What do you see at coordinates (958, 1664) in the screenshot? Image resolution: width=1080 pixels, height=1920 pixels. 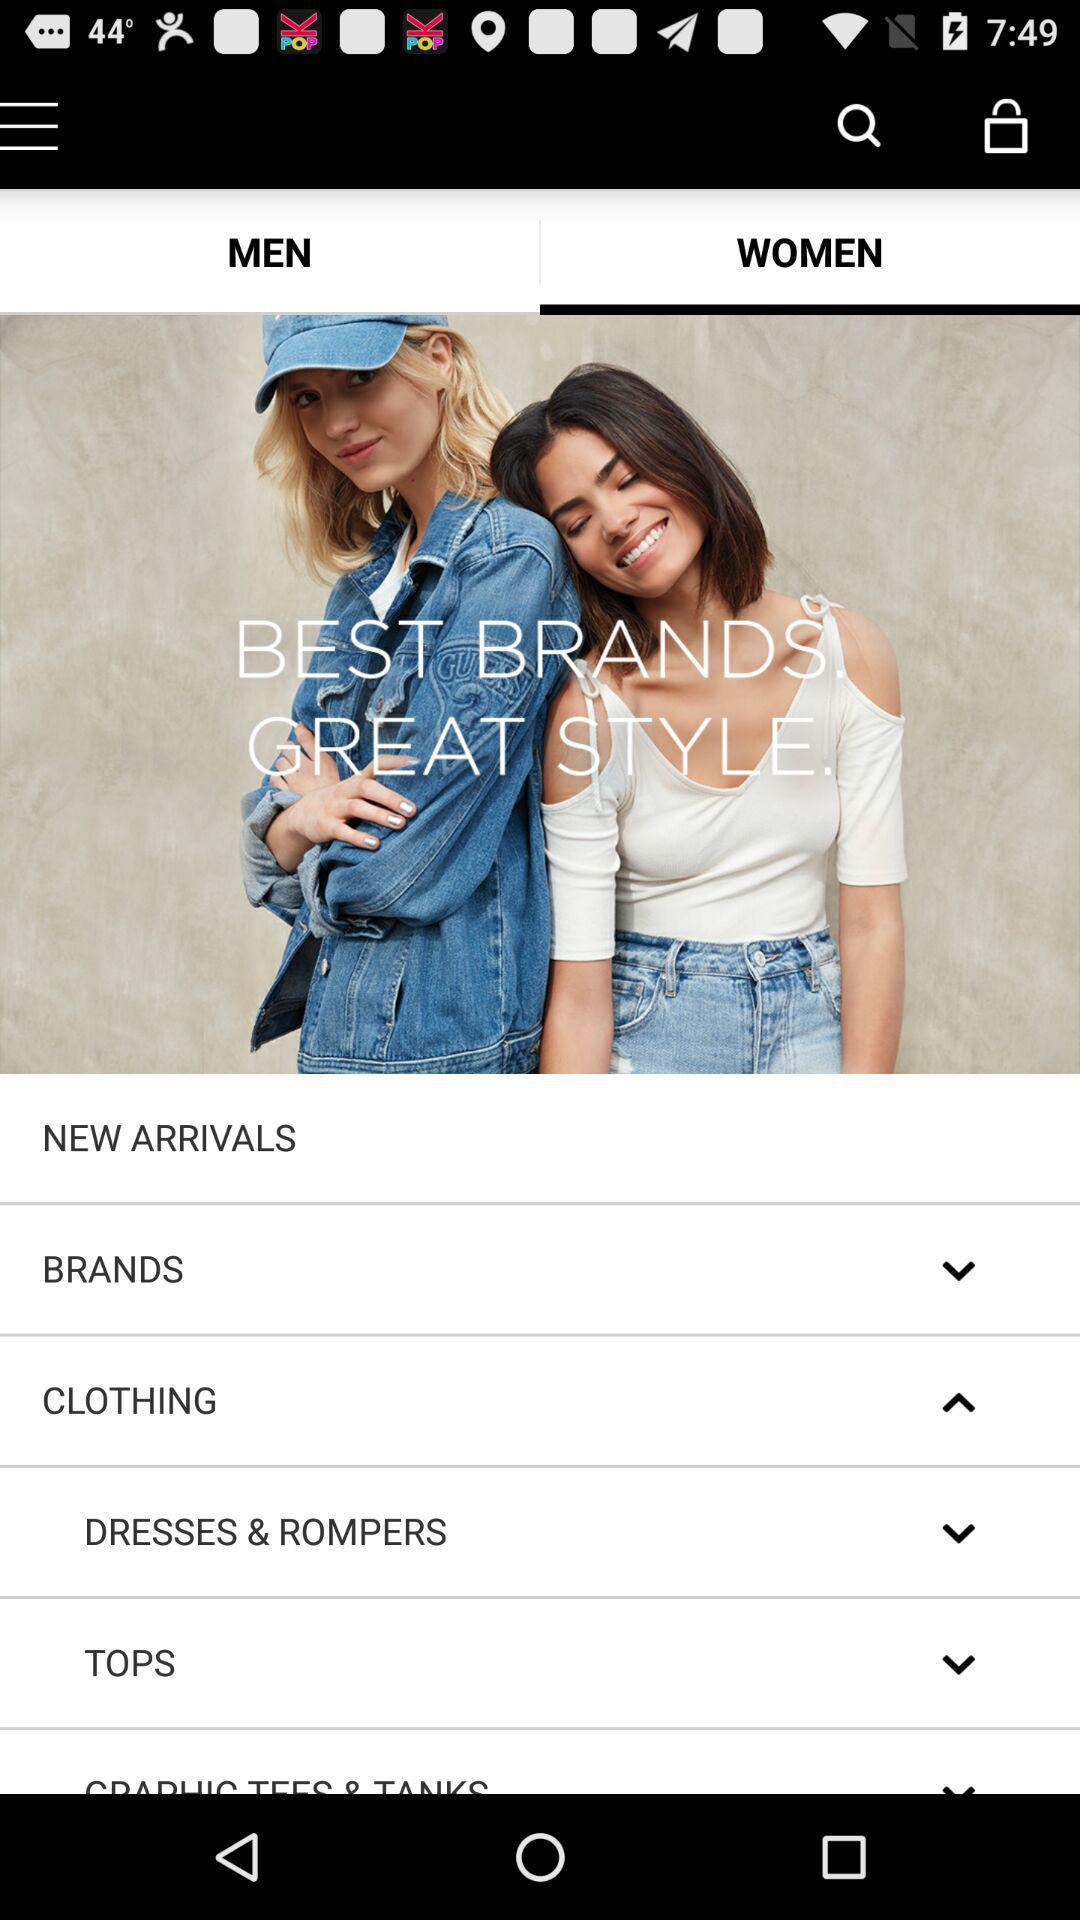 I see `the second down arrow from bottom` at bounding box center [958, 1664].